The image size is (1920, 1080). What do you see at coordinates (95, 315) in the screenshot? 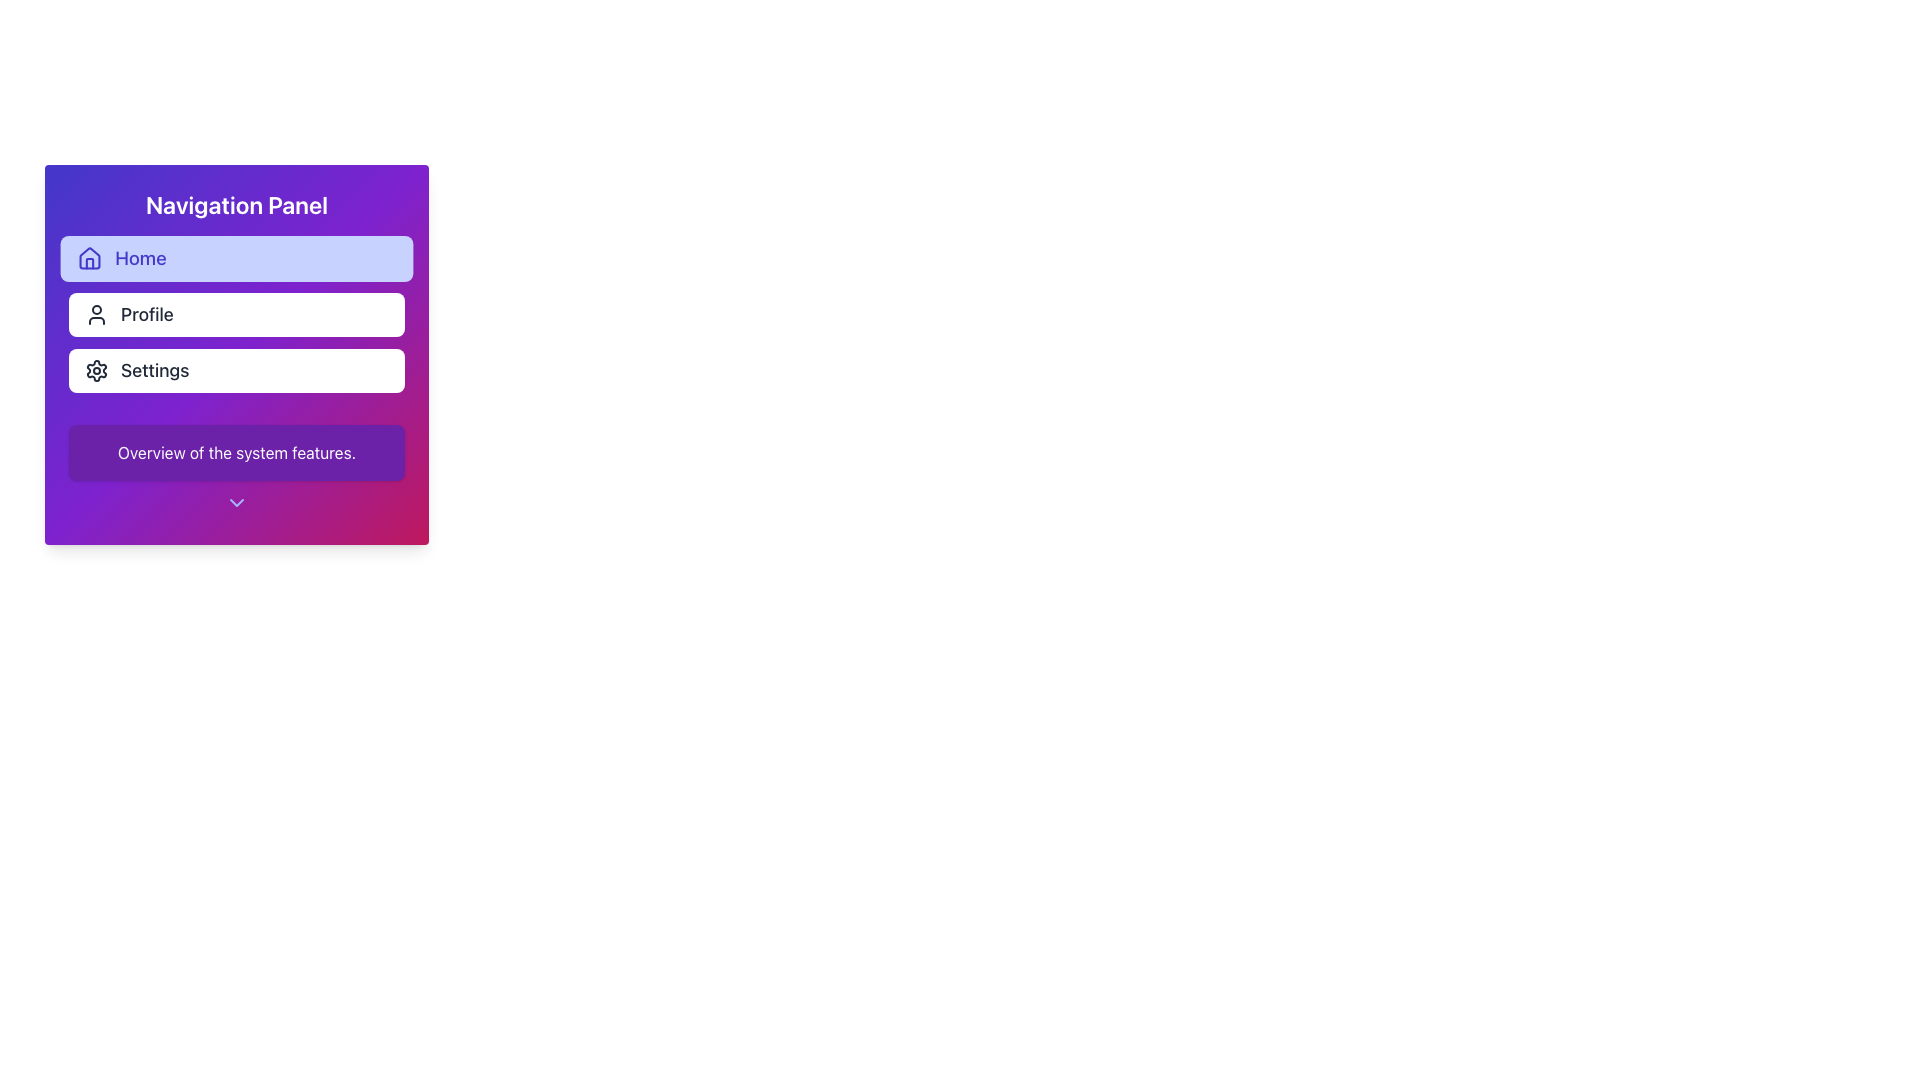
I see `the user profile icon, which is a minimalistic design consisting of a circle for the head and an outline for the shoulders, located to the left of the 'Profile' text in the 'Profile' navigation option` at bounding box center [95, 315].